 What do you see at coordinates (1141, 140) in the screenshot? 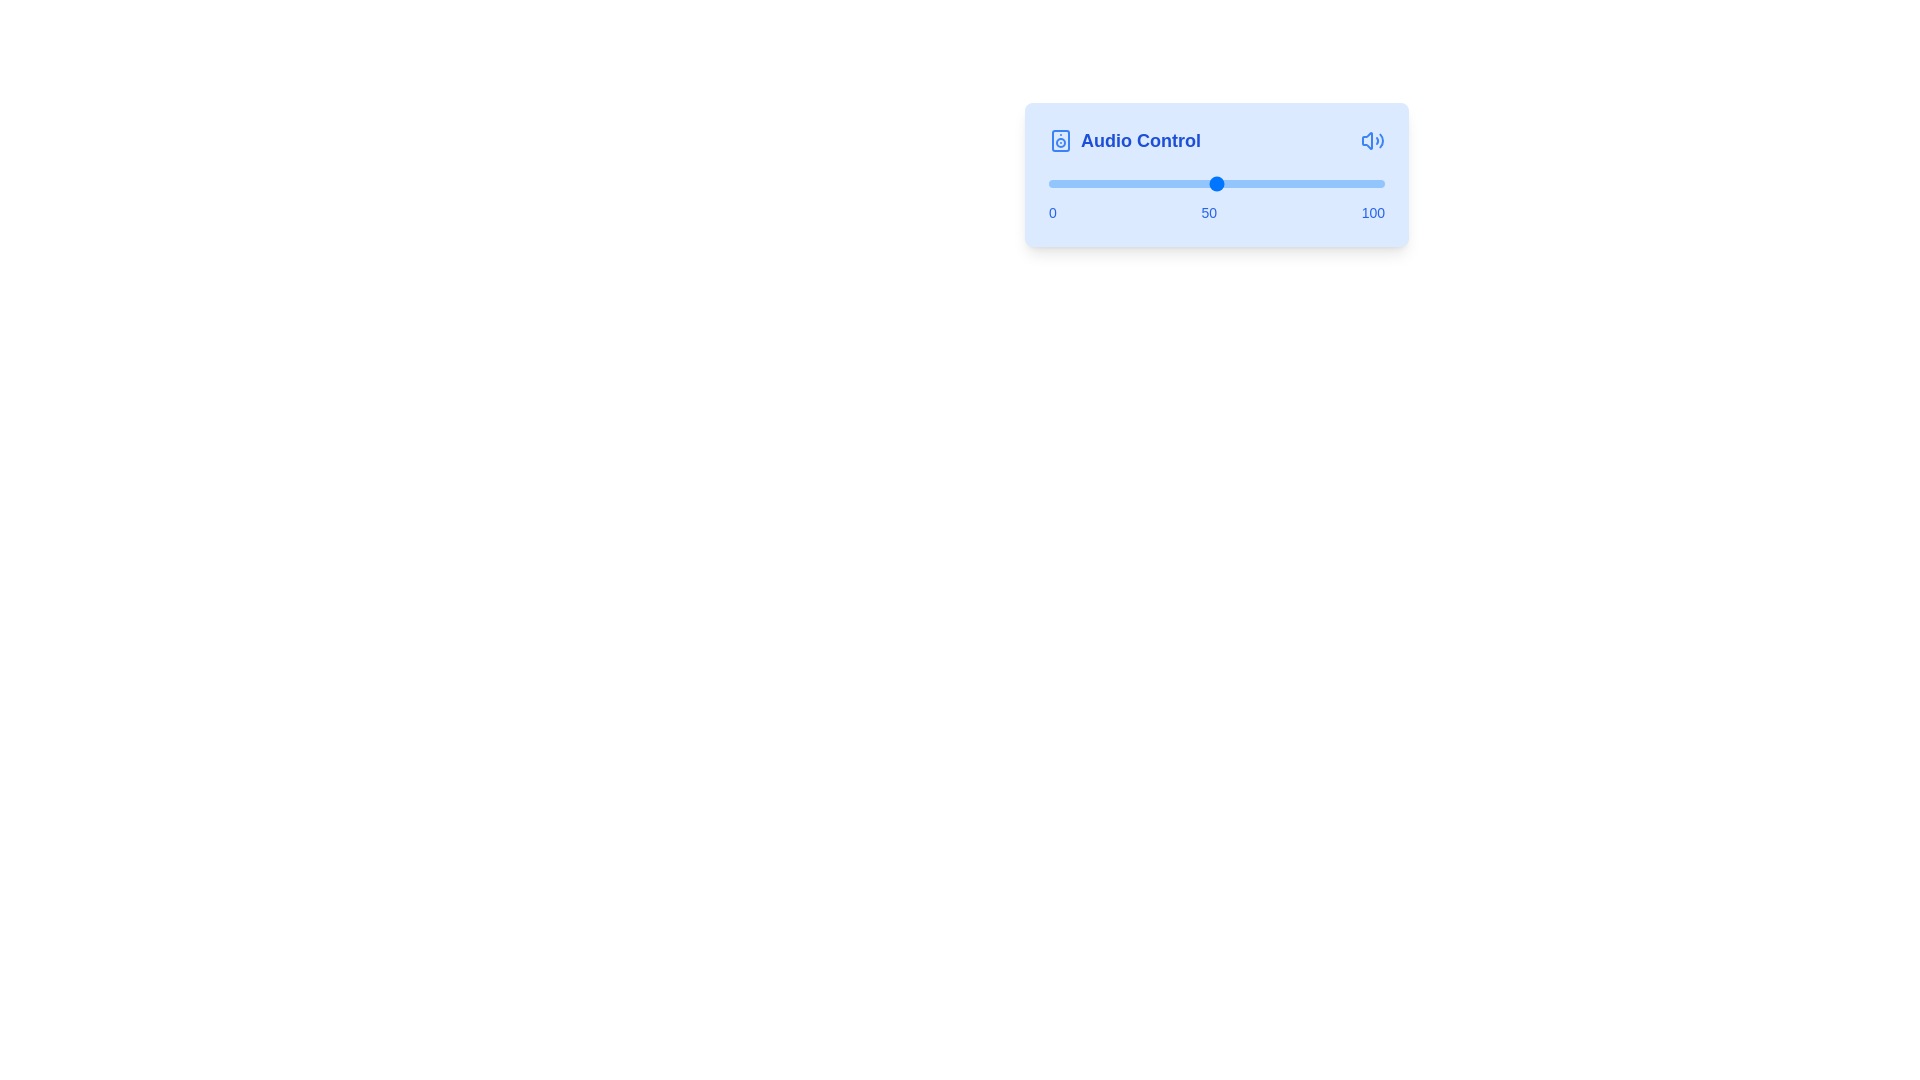
I see `the static text label 'Audio Control' which serves as a descriptive title for the audio control panel, located to the right of the audio speaker icon` at bounding box center [1141, 140].